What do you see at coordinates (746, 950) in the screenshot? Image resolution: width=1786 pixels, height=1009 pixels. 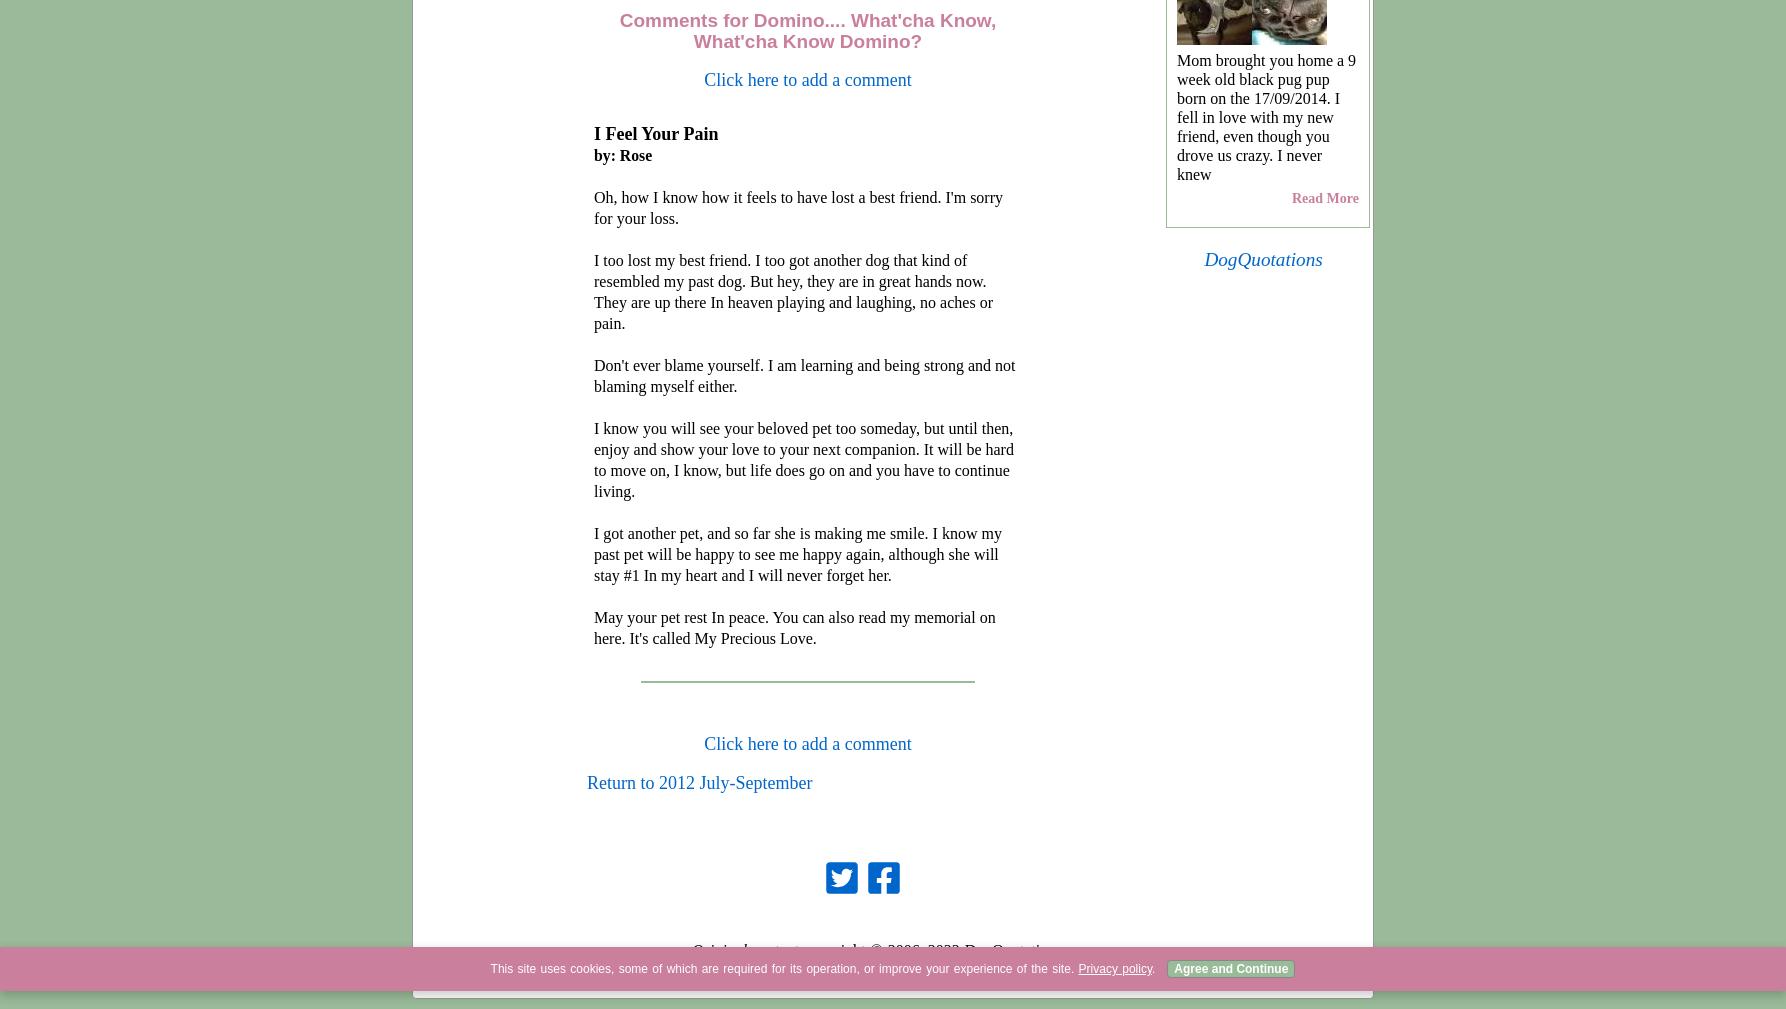 I see `'content copyright © 2006–'` at bounding box center [746, 950].